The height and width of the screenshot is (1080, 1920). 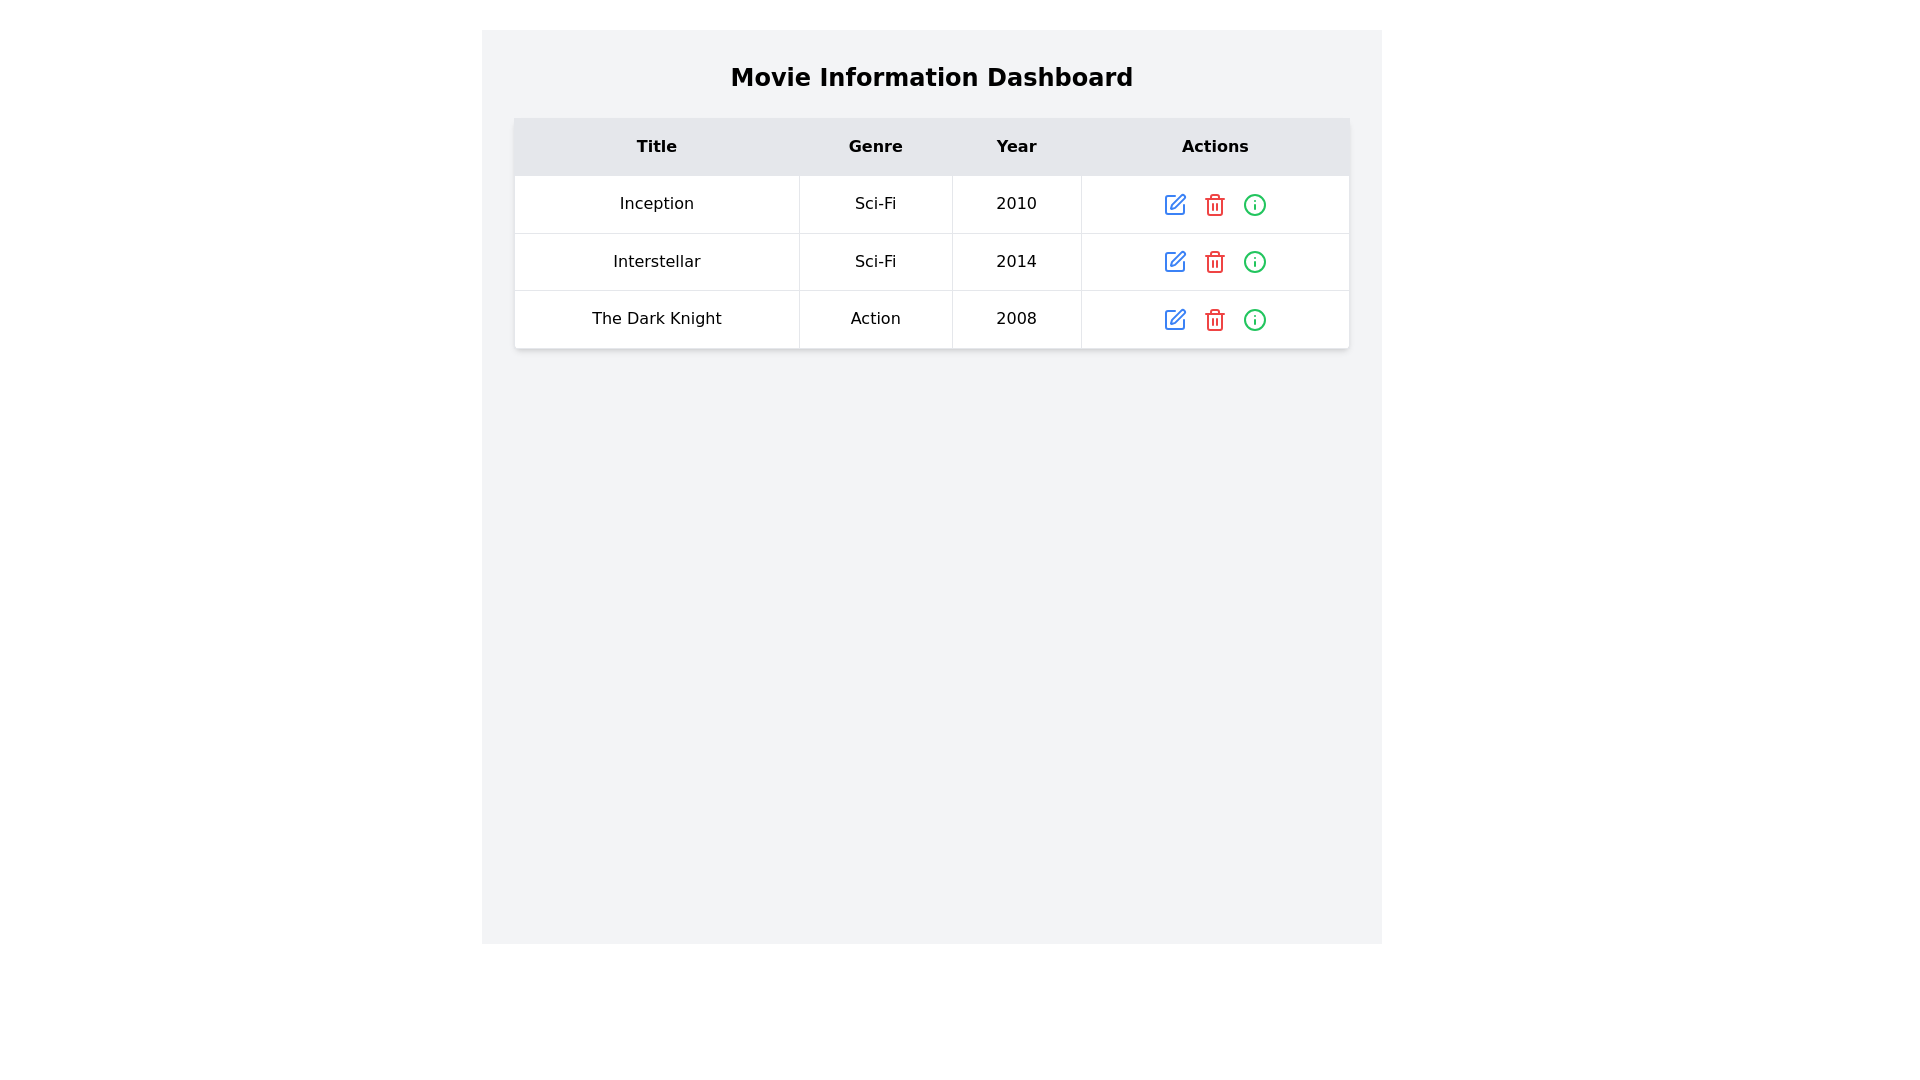 I want to click on the small circular icon button with an outlined border and an 'i' symbol, which is located in the 'Actions' column of the third row of the movie information table, so click(x=1254, y=318).